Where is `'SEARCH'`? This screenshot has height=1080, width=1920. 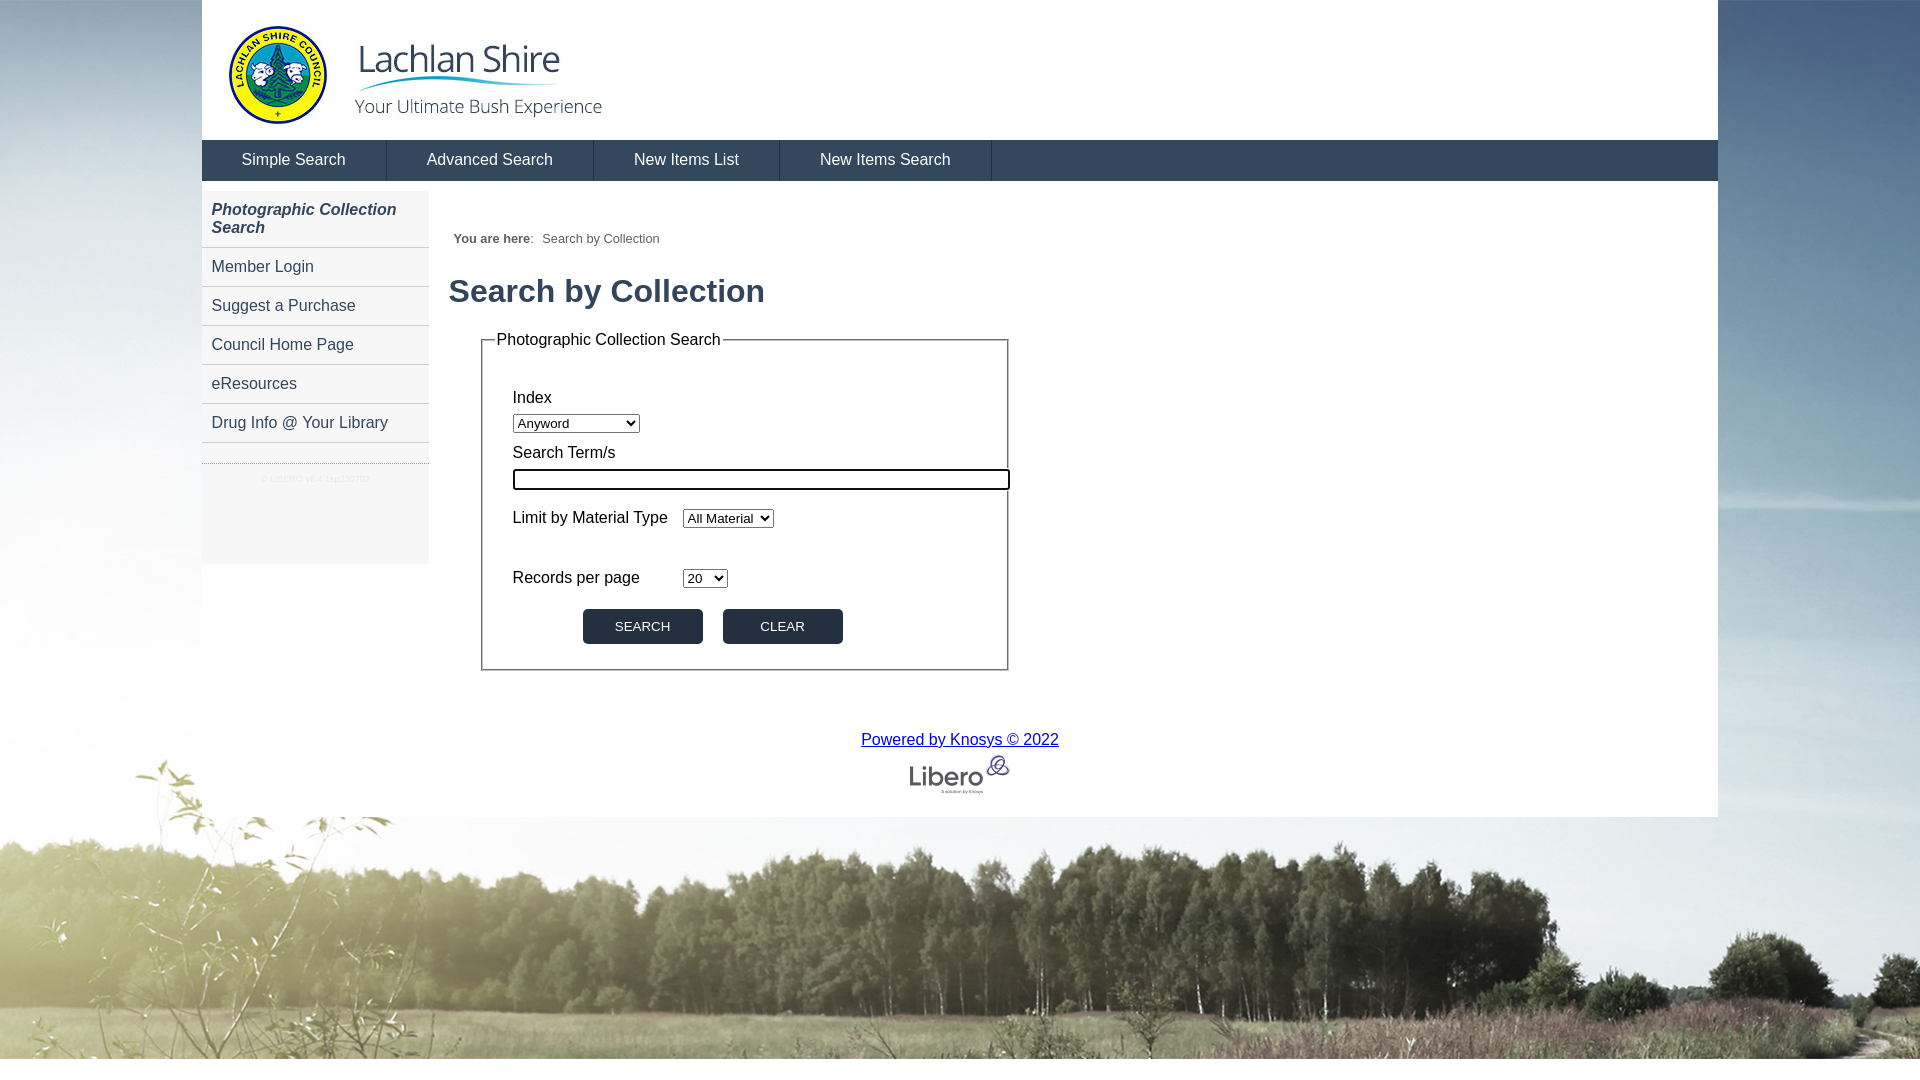
'SEARCH' is located at coordinates (643, 625).